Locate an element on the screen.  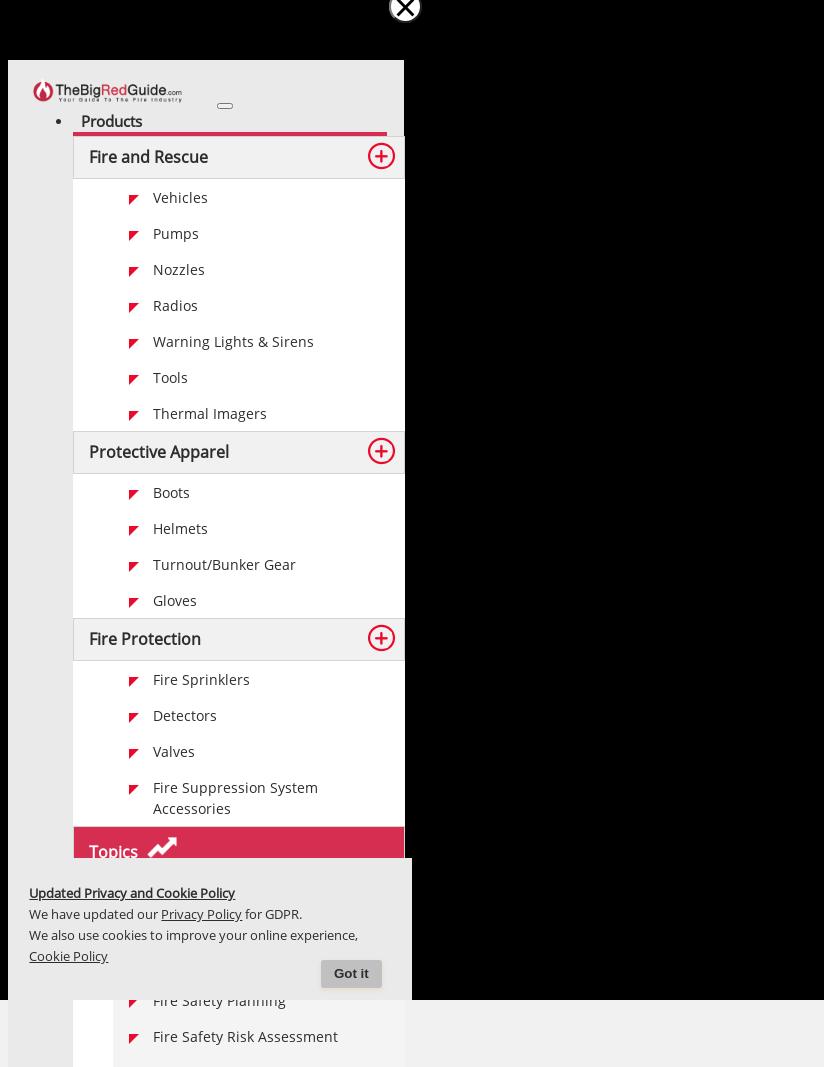
'Turnout/Bunker Gear' is located at coordinates (152, 564).